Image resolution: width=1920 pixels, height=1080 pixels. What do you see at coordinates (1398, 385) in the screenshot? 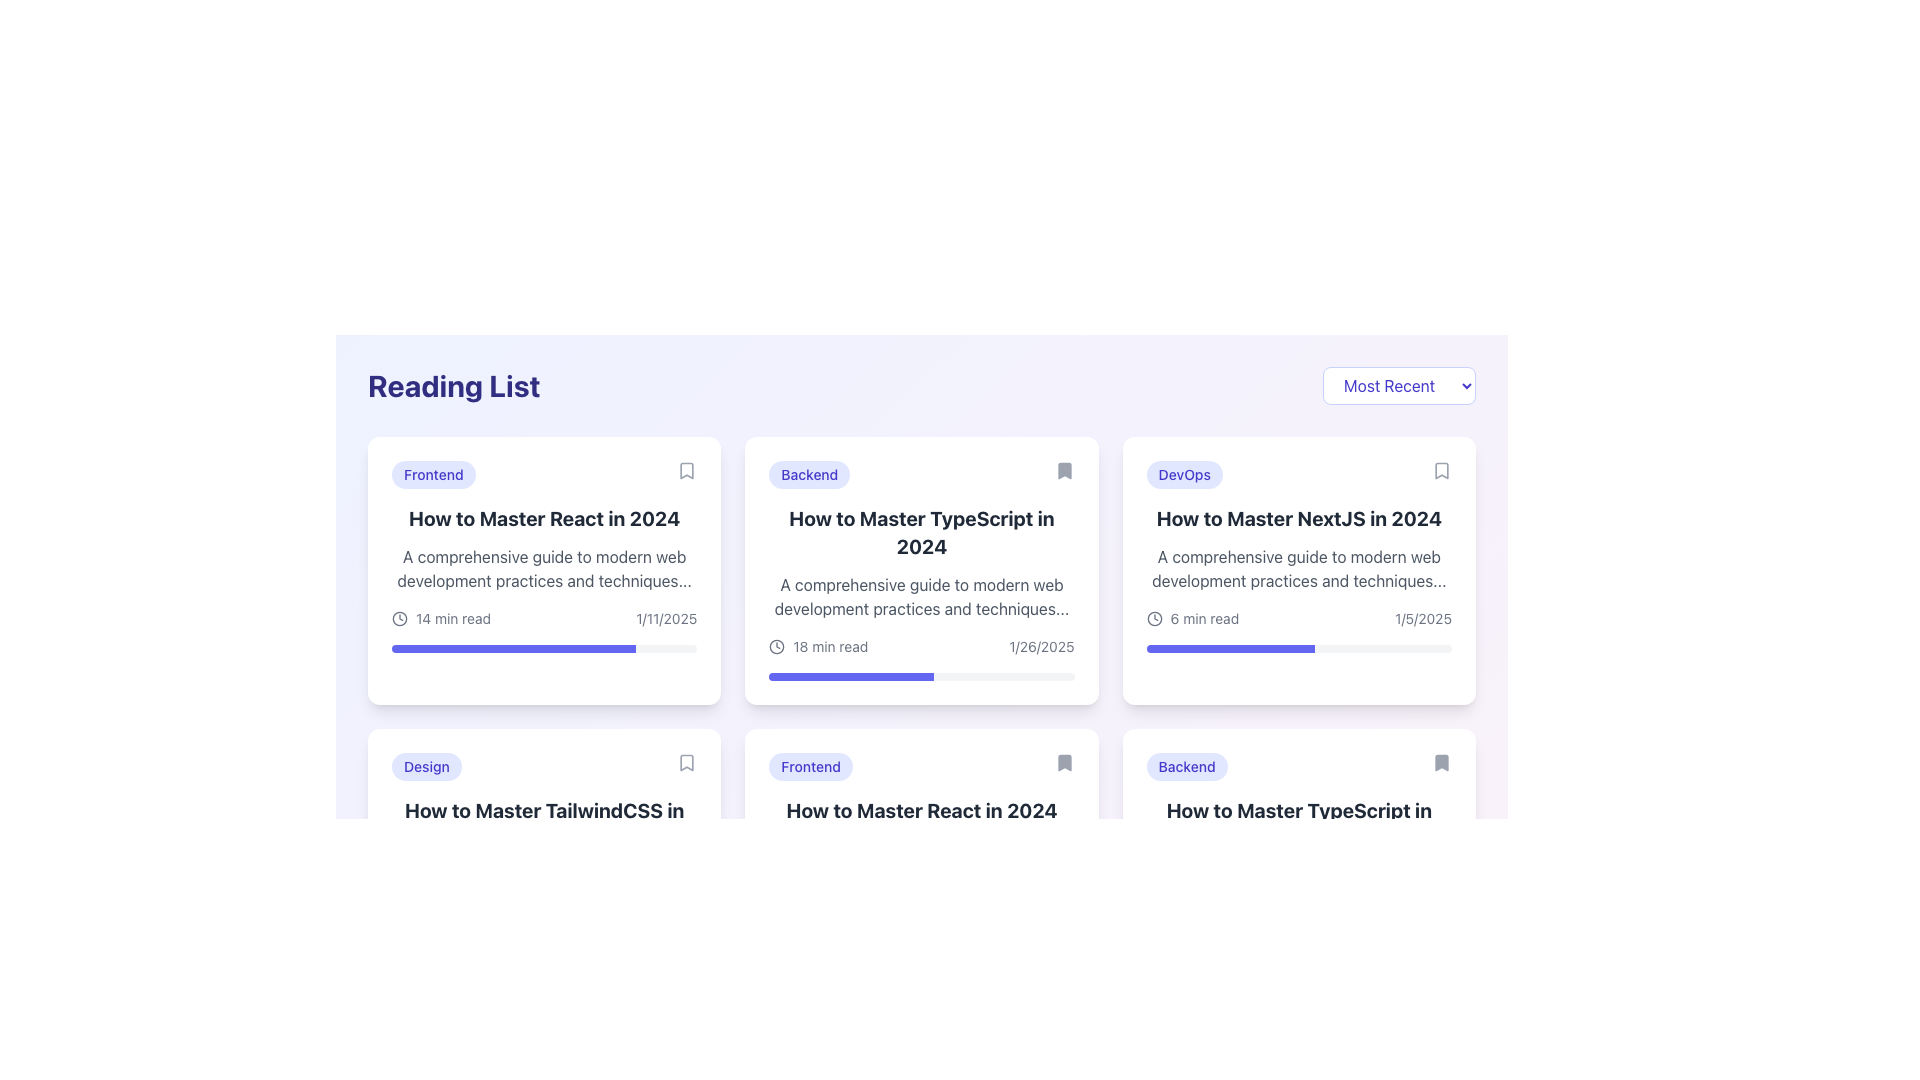
I see `the 'Most Recent' dropdown button located in the top-right corner of the 'Reading List' section` at bounding box center [1398, 385].